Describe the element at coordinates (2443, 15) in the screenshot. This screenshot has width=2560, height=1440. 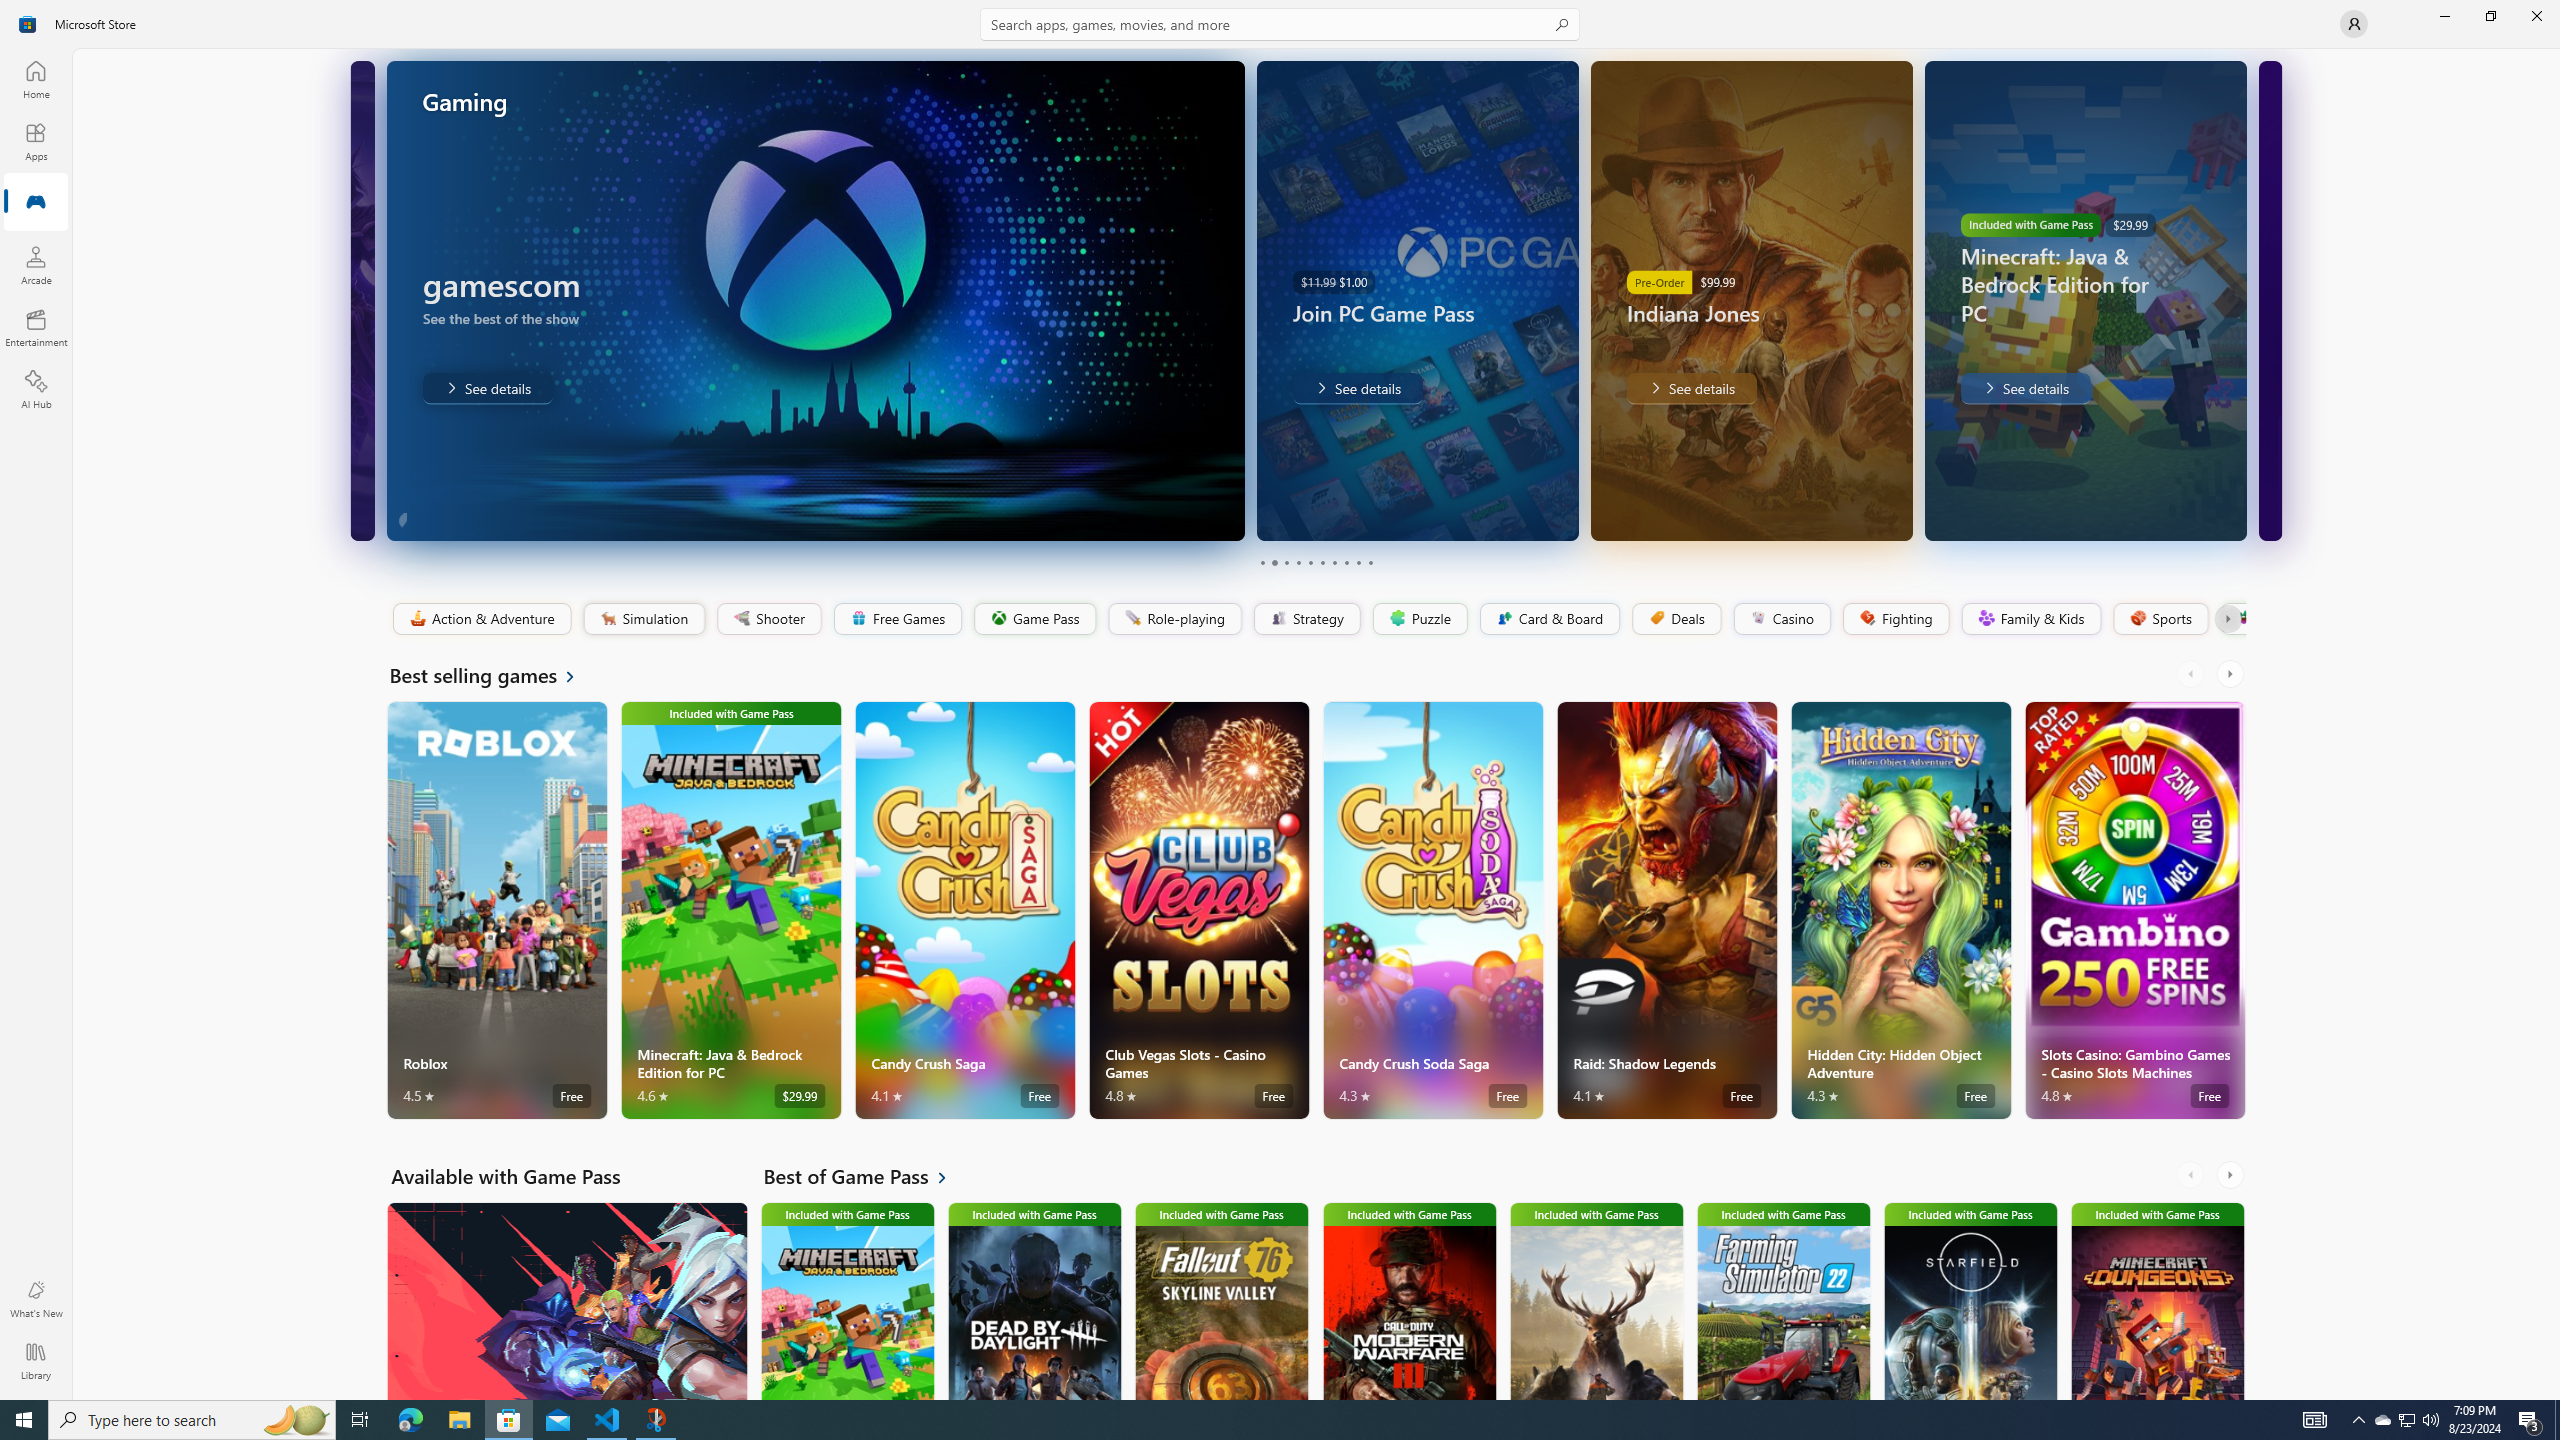
I see `'Minimize Microsoft Store'` at that location.